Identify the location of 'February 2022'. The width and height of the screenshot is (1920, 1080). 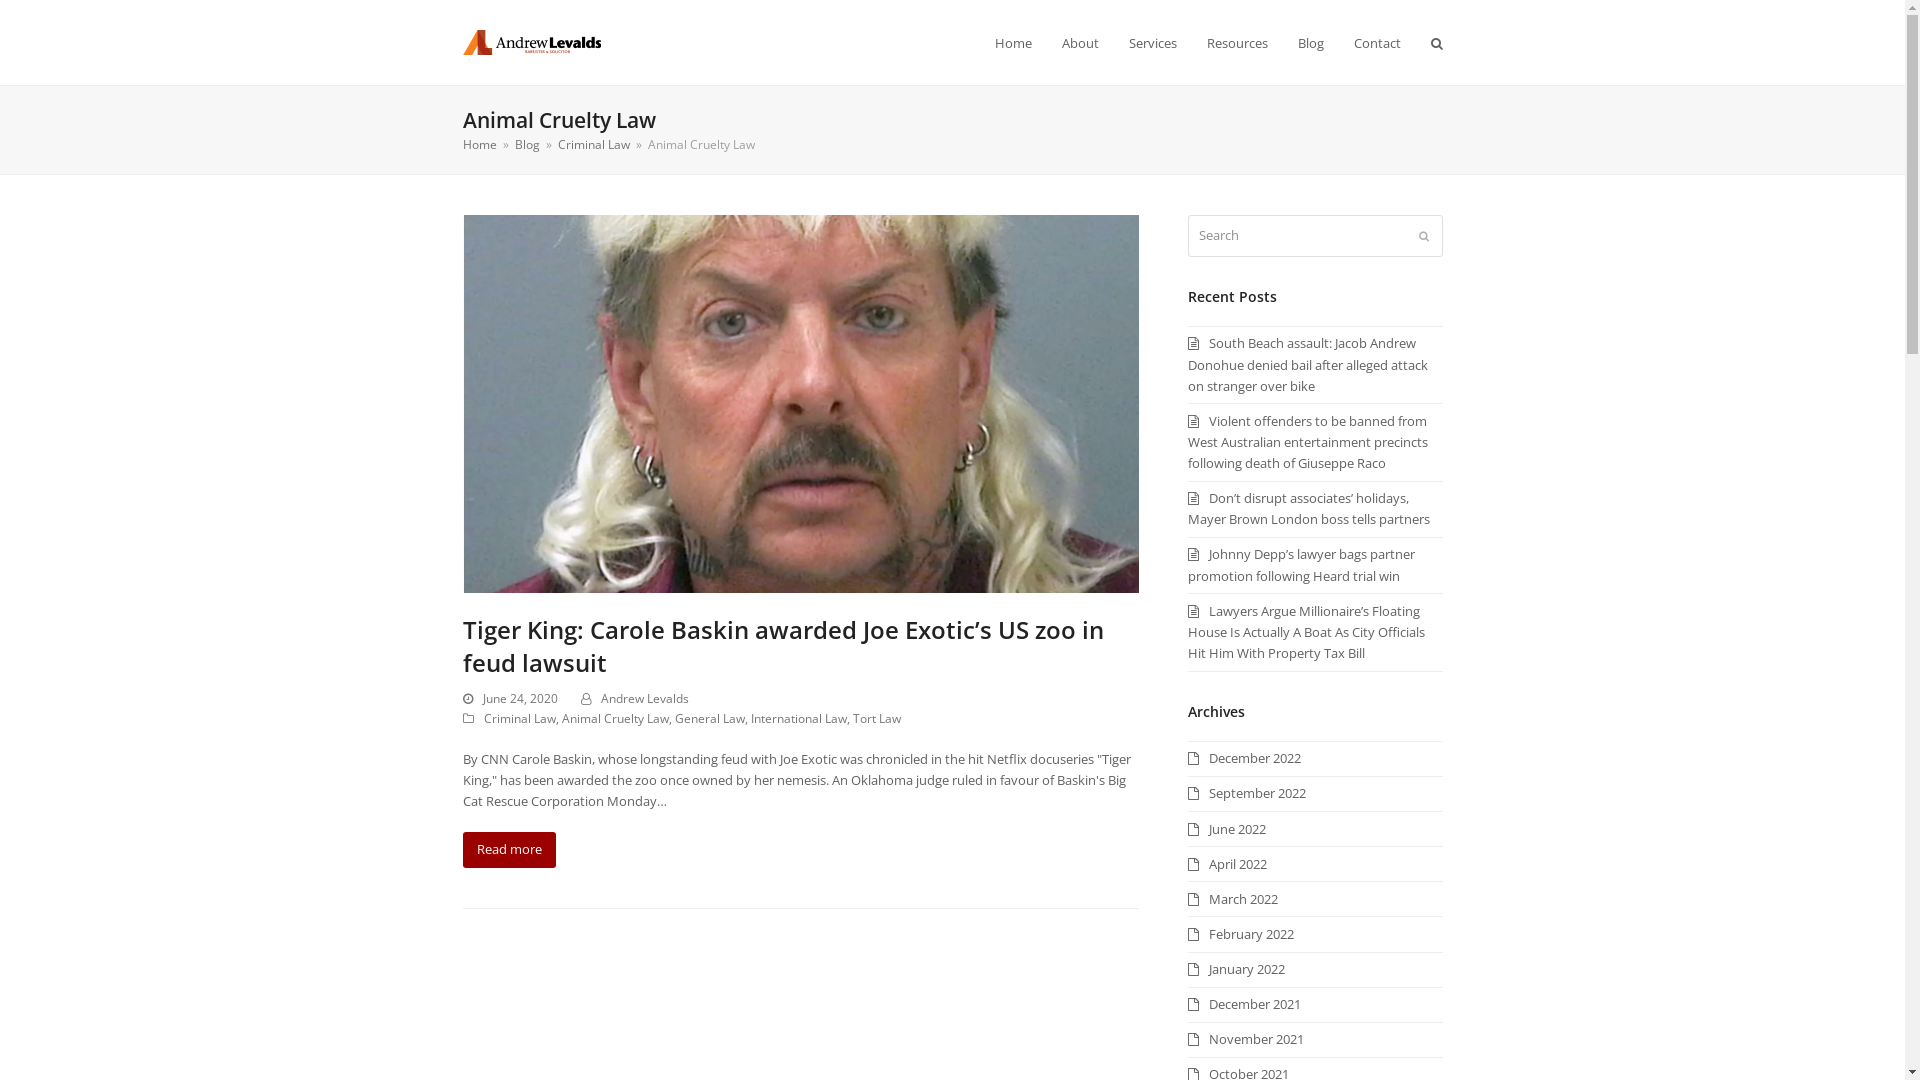
(1240, 933).